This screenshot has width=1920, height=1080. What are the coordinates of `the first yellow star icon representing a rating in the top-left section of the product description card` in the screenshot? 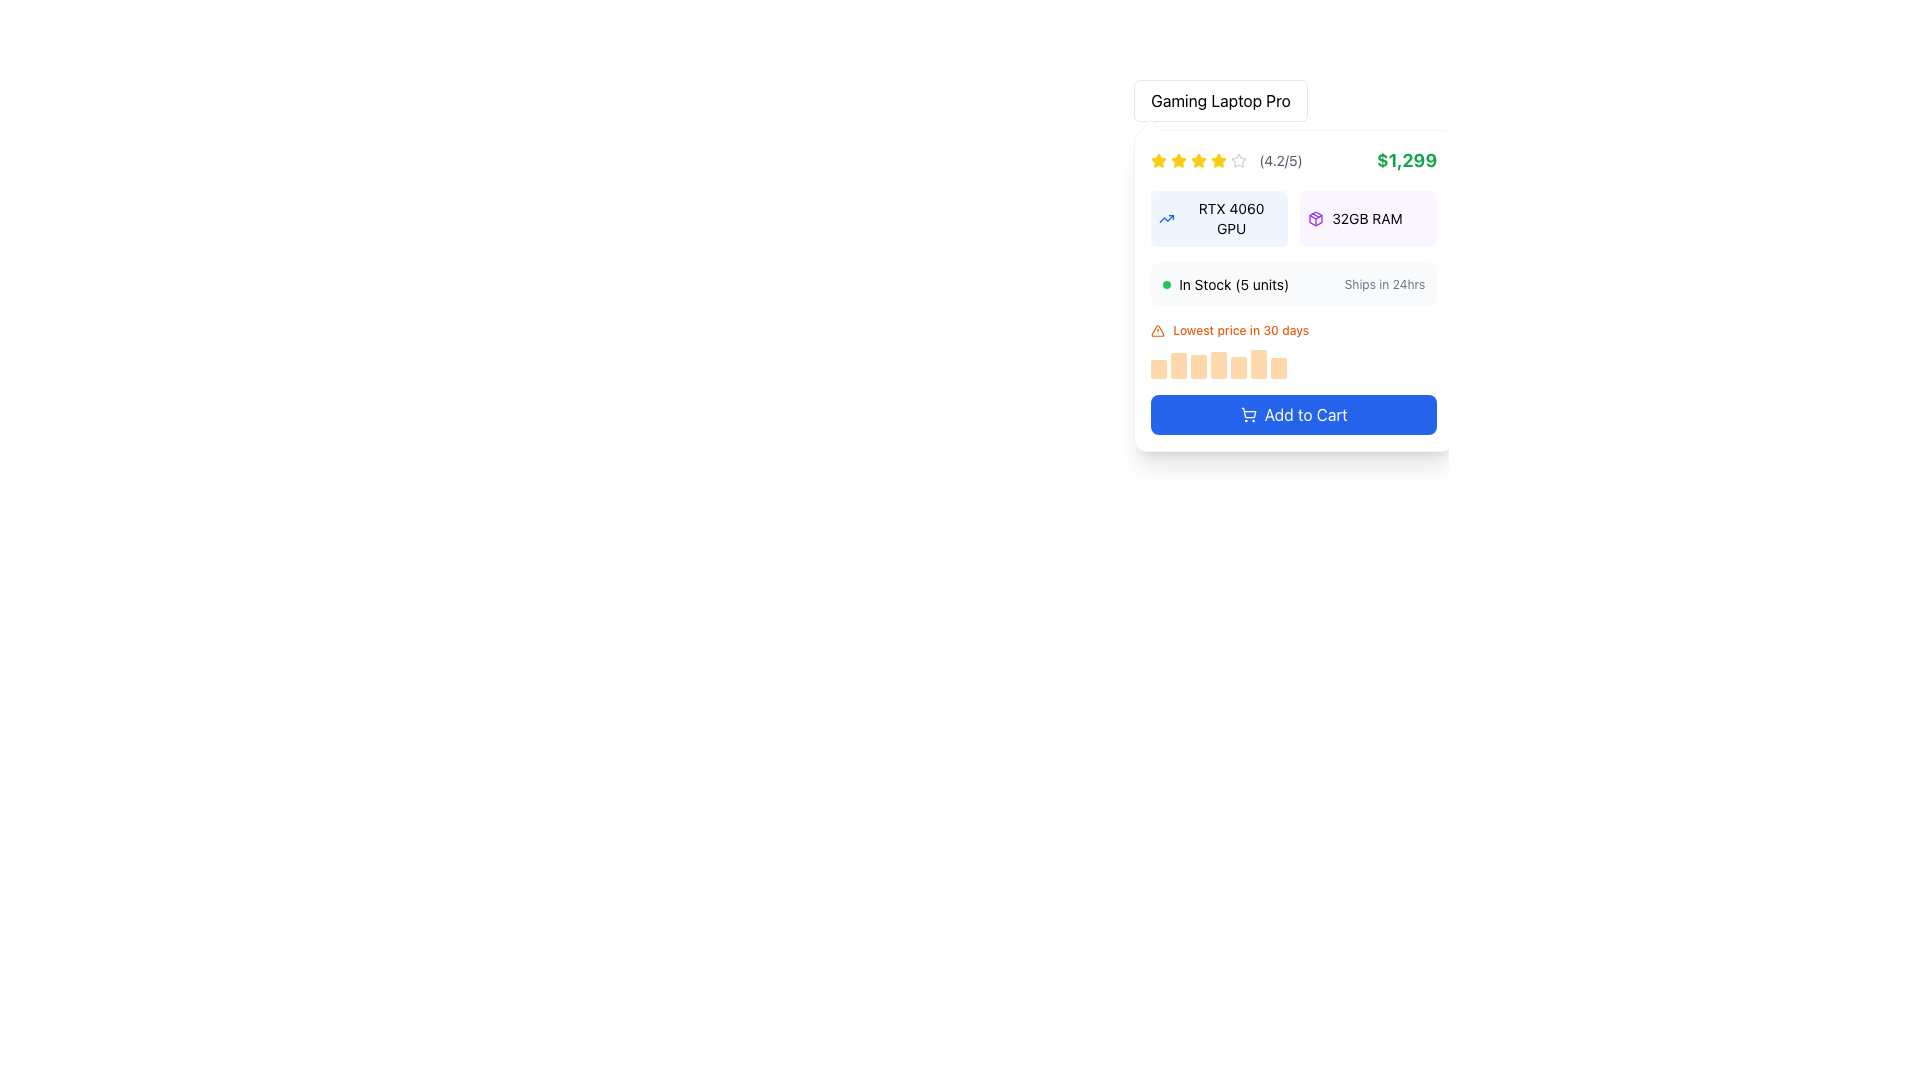 It's located at (1159, 160).